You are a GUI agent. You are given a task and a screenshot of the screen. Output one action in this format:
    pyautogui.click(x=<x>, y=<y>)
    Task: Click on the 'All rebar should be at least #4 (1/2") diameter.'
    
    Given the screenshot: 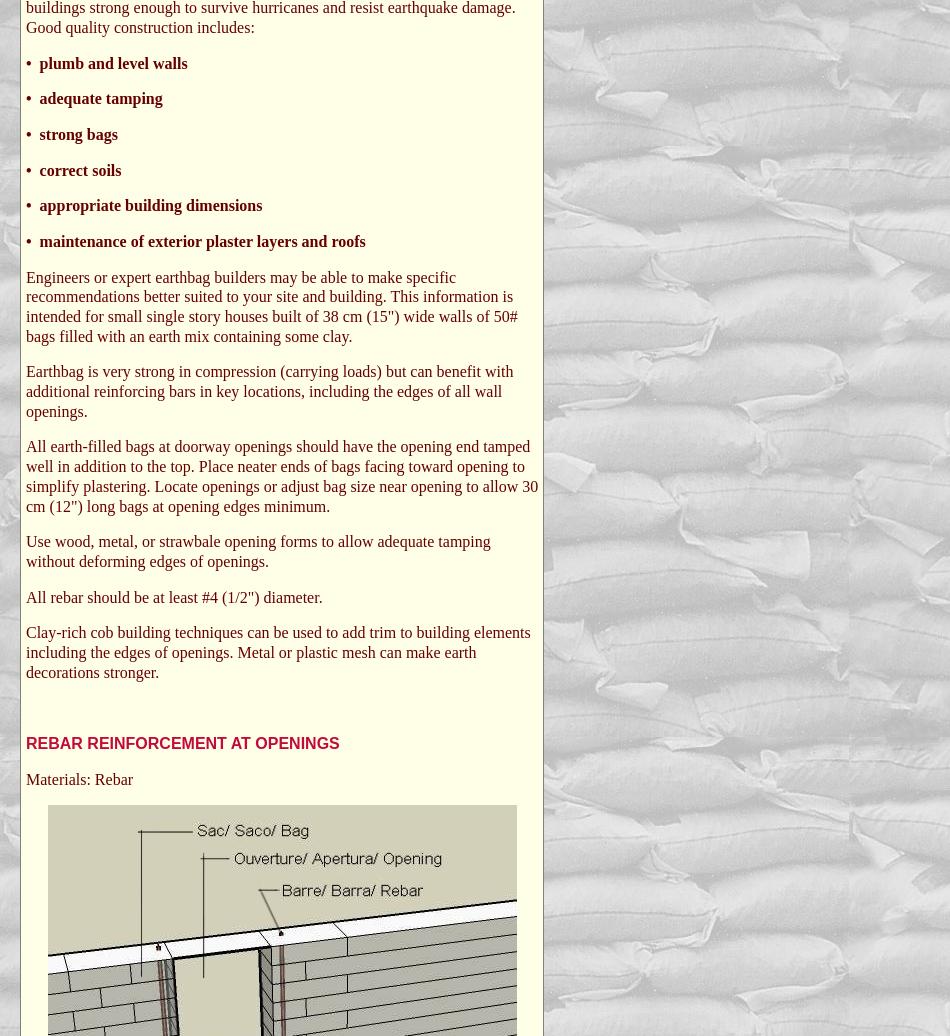 What is the action you would take?
    pyautogui.click(x=174, y=596)
    